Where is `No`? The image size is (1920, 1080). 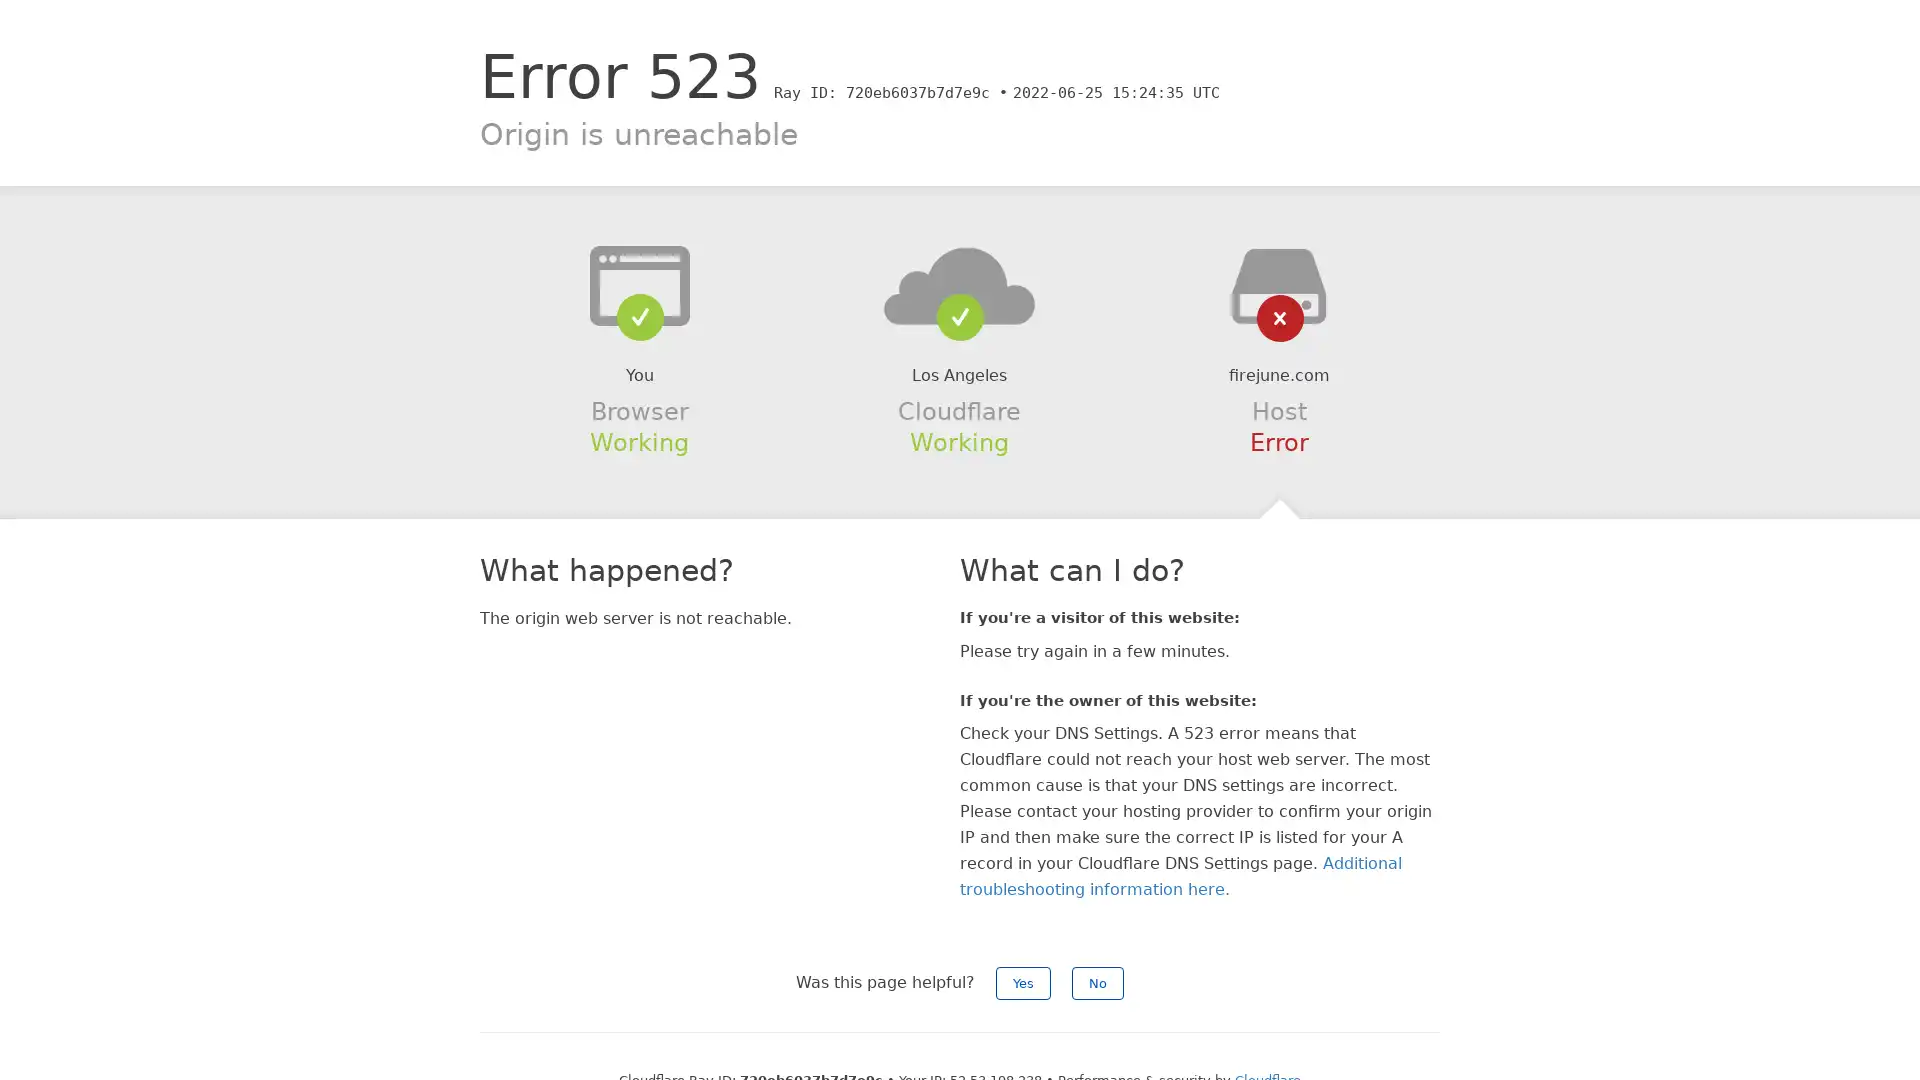
No is located at coordinates (1097, 982).